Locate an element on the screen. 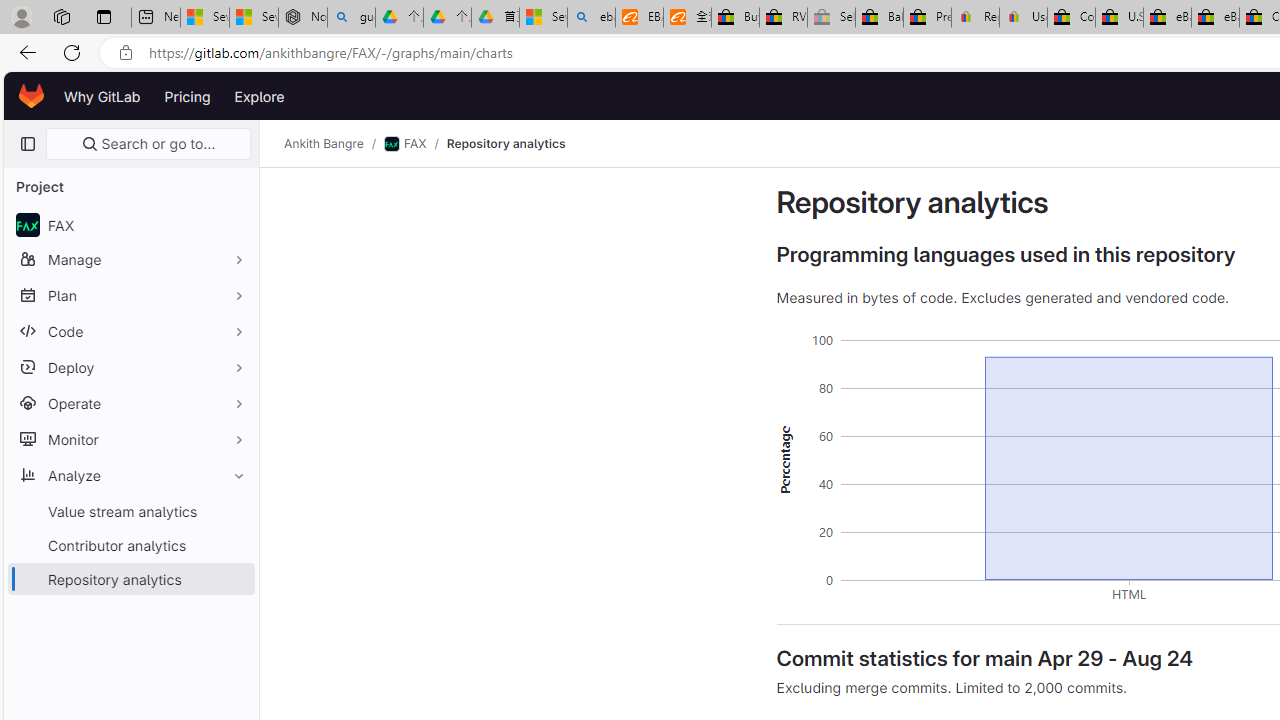  'U.S. State Privacy Disclosures - eBay Inc.' is located at coordinates (1118, 17).